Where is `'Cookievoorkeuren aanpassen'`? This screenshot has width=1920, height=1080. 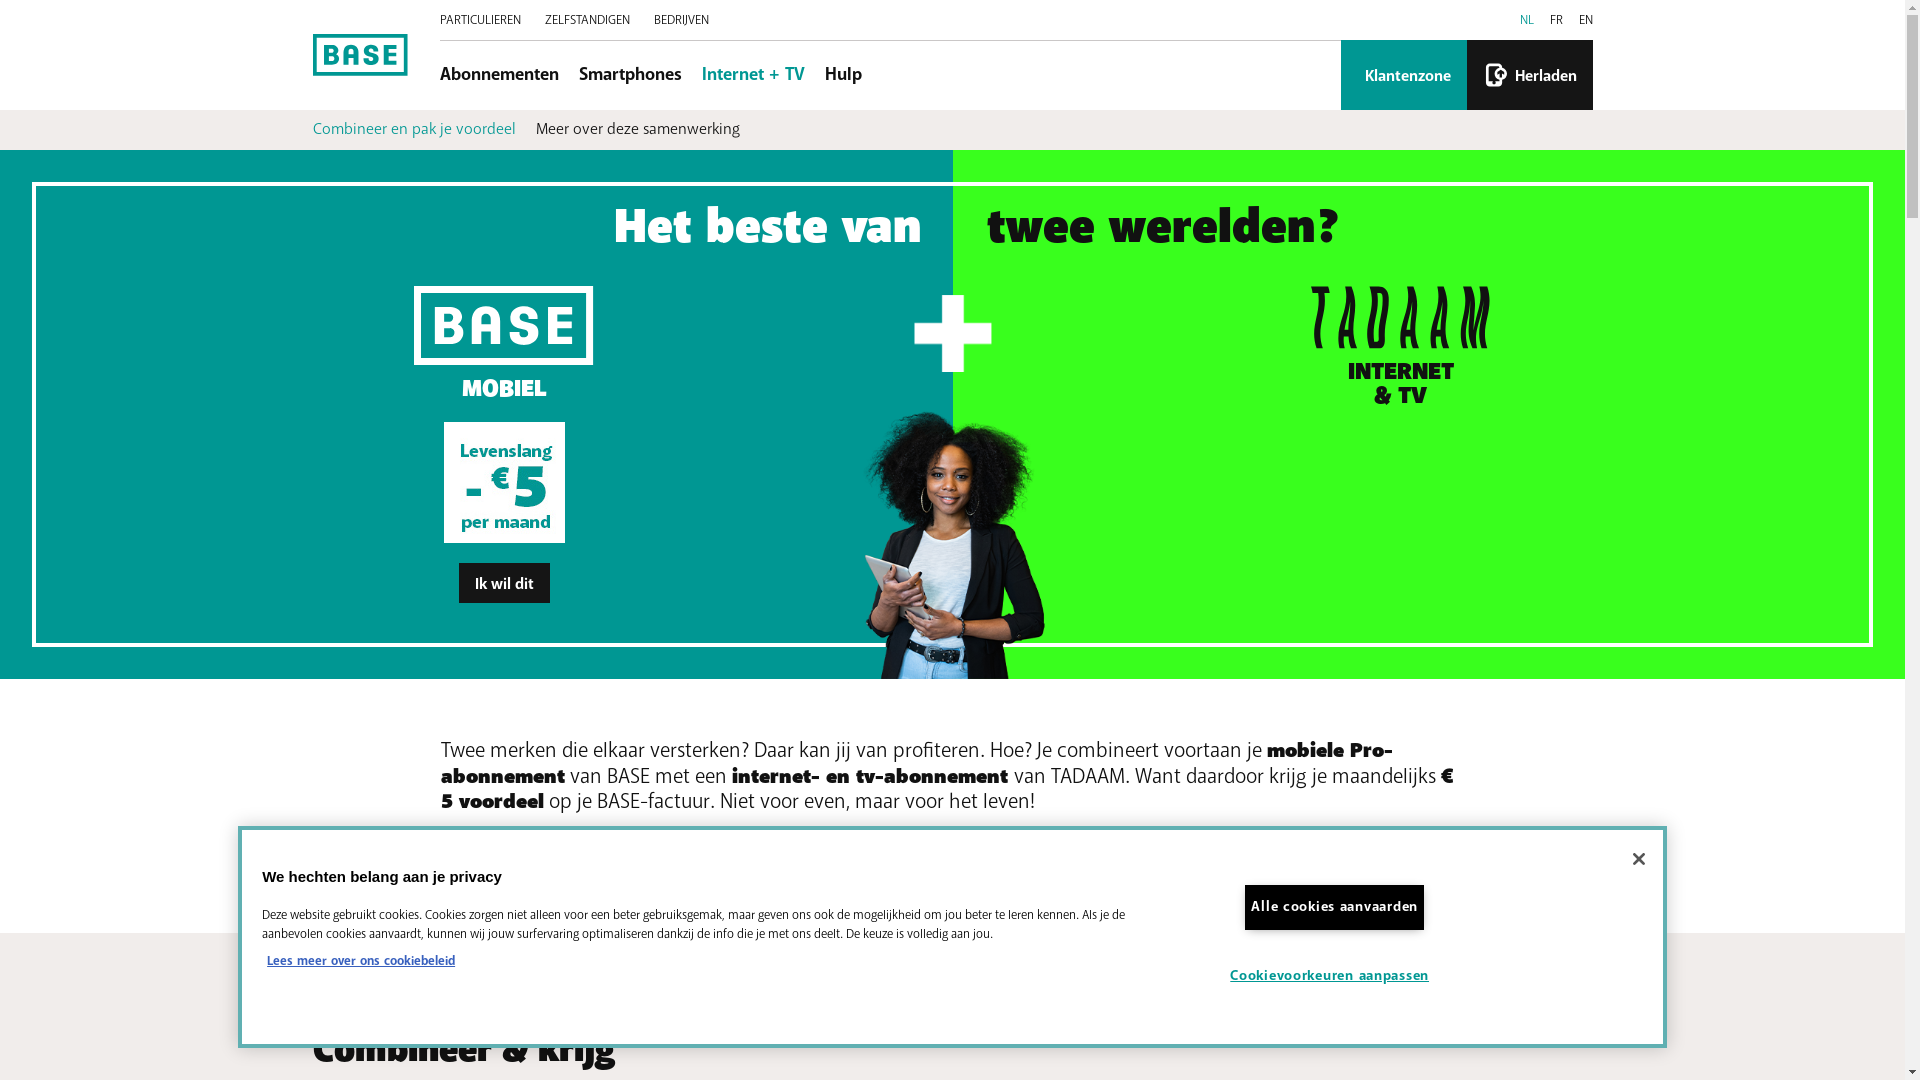
'Cookievoorkeuren aanpassen' is located at coordinates (1334, 975).